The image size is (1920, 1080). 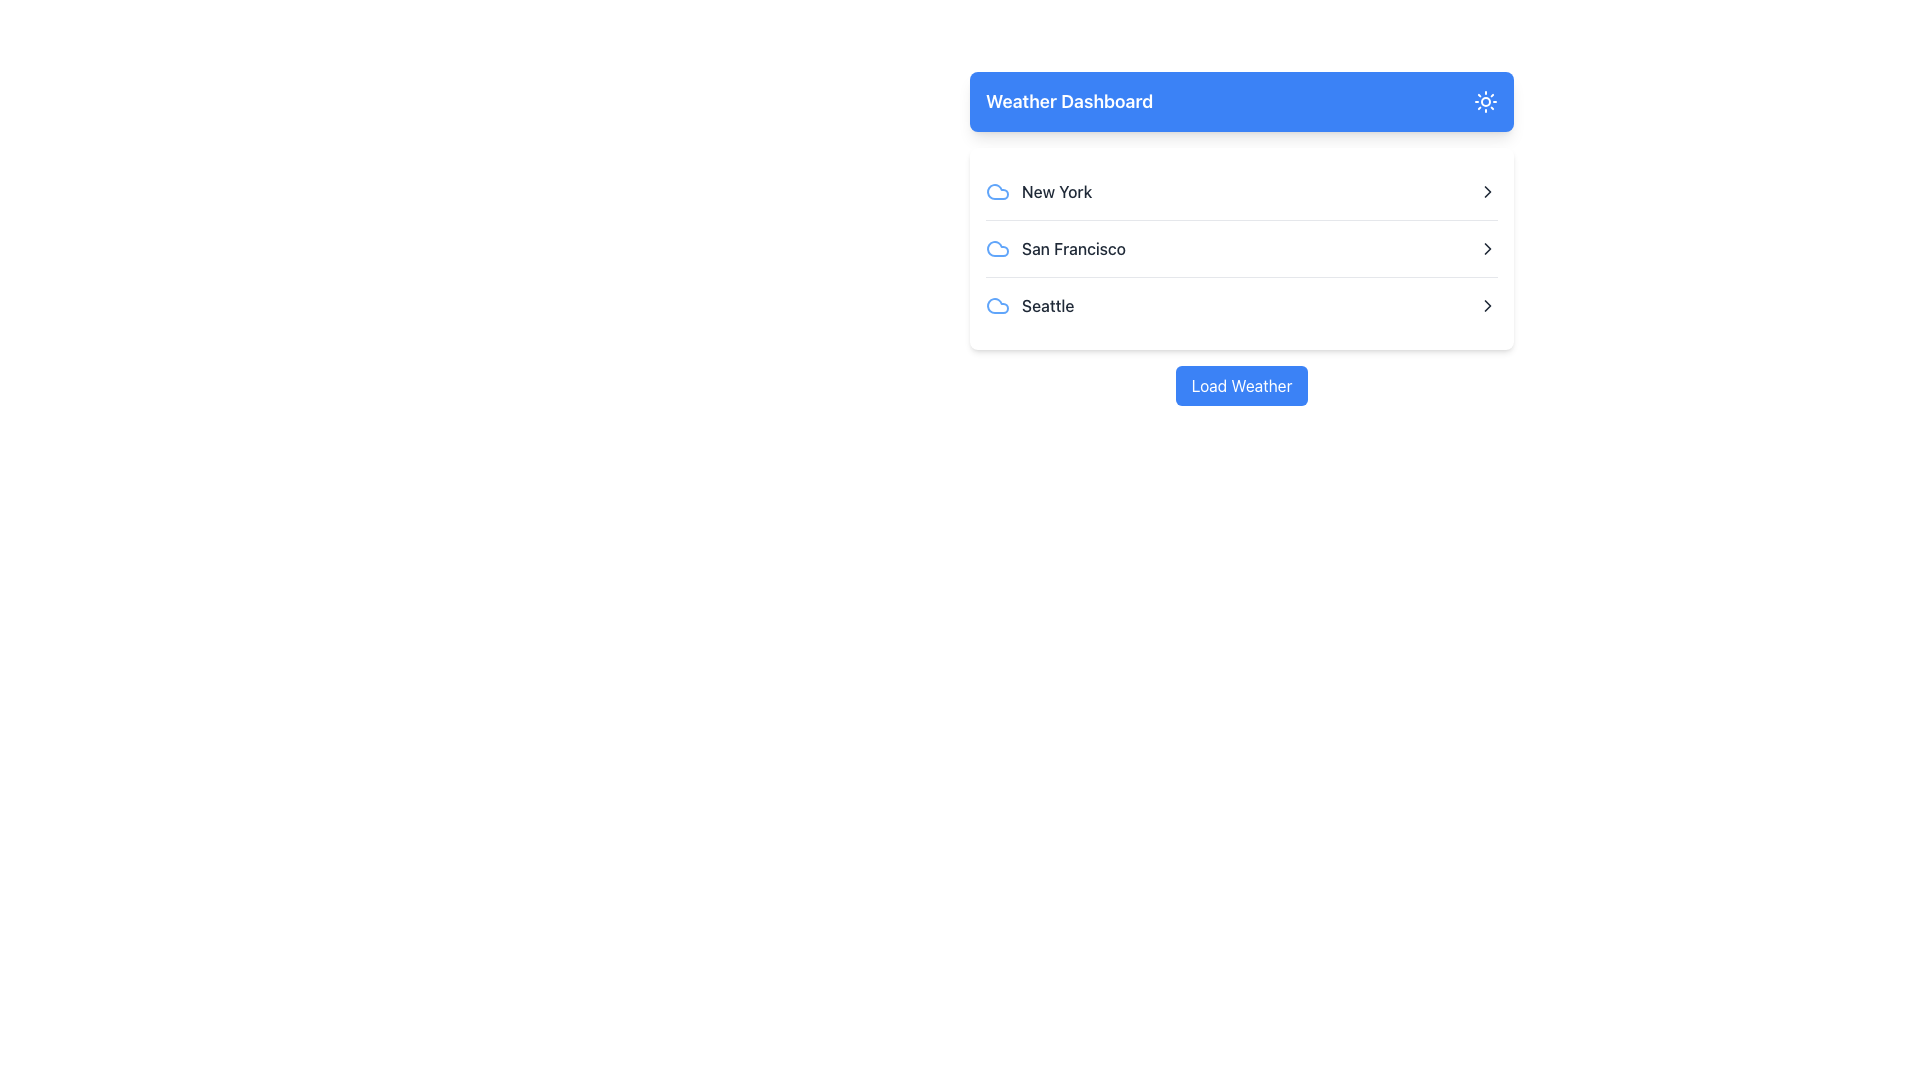 What do you see at coordinates (1241, 192) in the screenshot?
I see `the first row of the selectable list item for 'New York' under the 'Weather Dashboard'` at bounding box center [1241, 192].